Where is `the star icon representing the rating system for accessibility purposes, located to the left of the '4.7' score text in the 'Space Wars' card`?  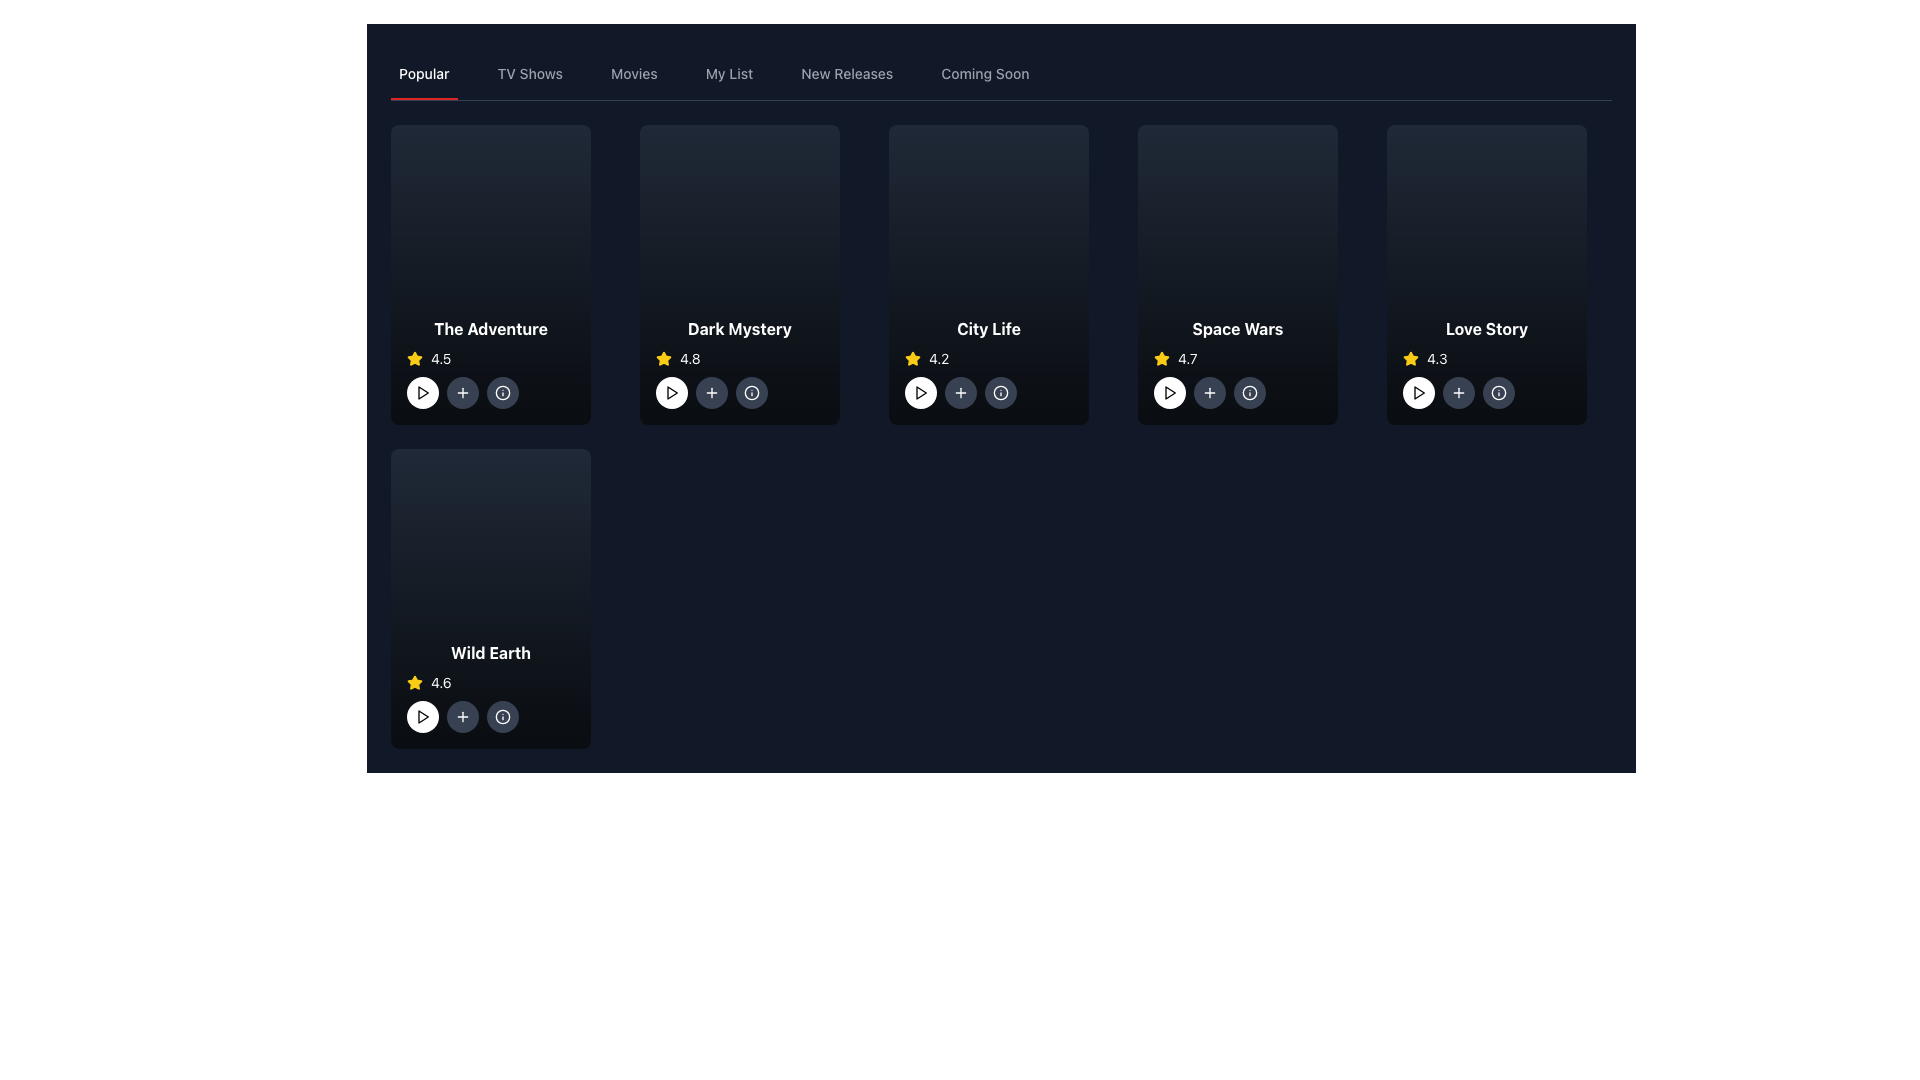 the star icon representing the rating system for accessibility purposes, located to the left of the '4.7' score text in the 'Space Wars' card is located at coordinates (1161, 357).